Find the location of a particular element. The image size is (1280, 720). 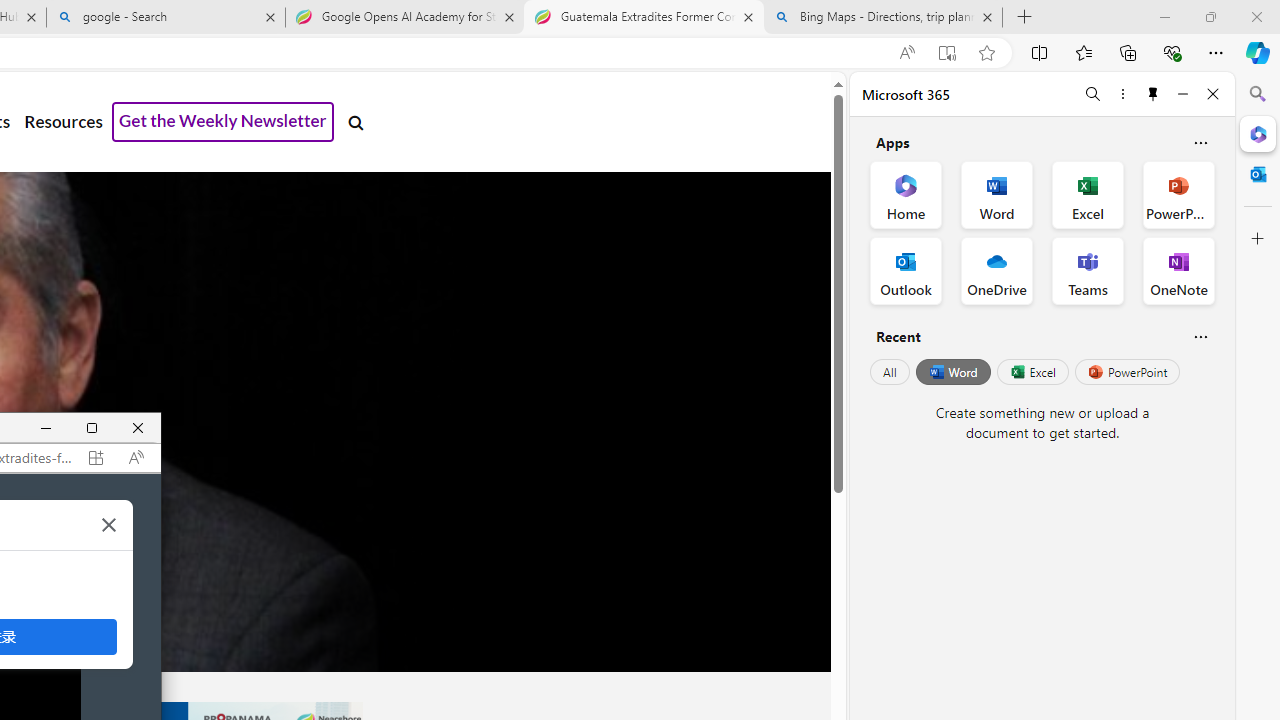

'Class: Bz112c Bz112c-r9oPif' is located at coordinates (108, 523).